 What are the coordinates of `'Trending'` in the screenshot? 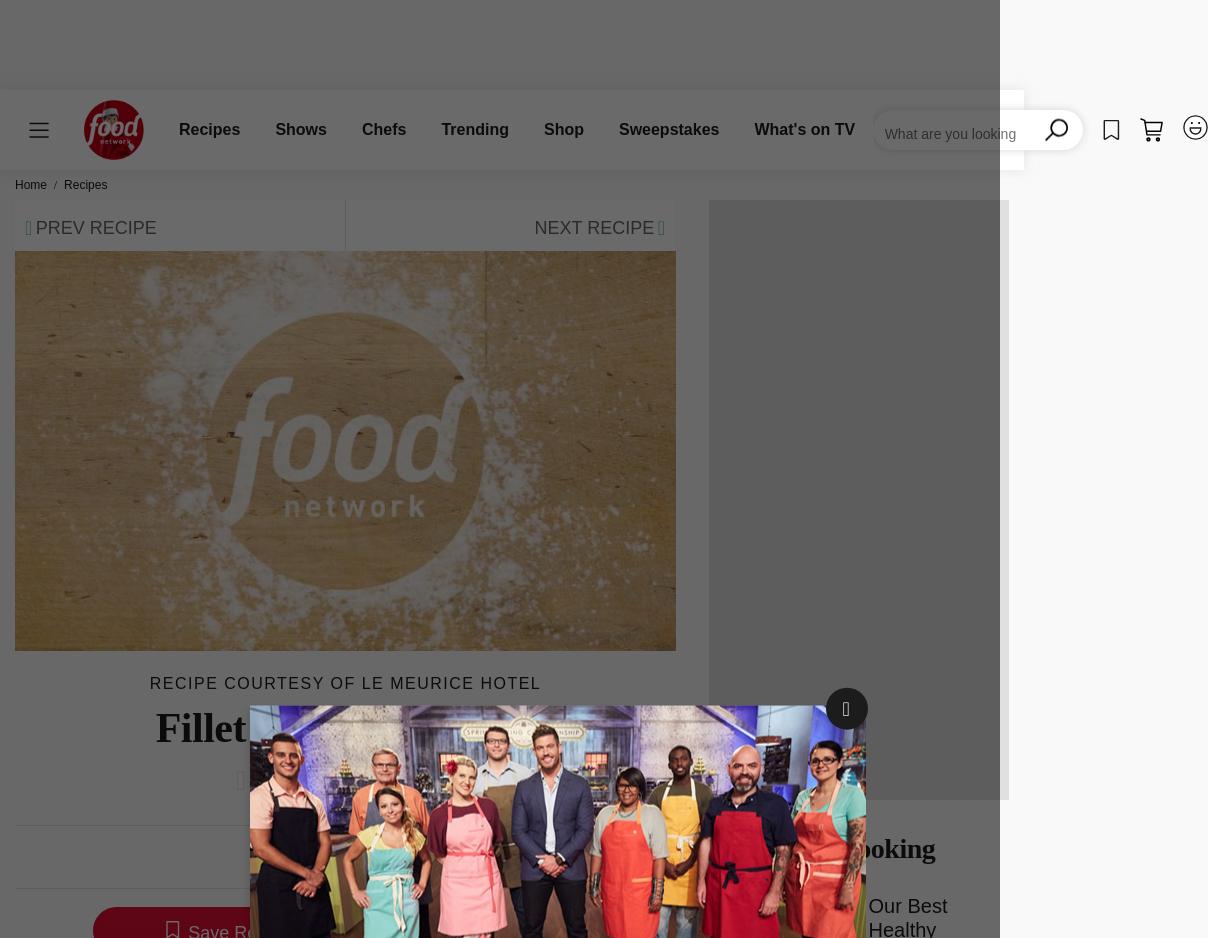 It's located at (474, 128).